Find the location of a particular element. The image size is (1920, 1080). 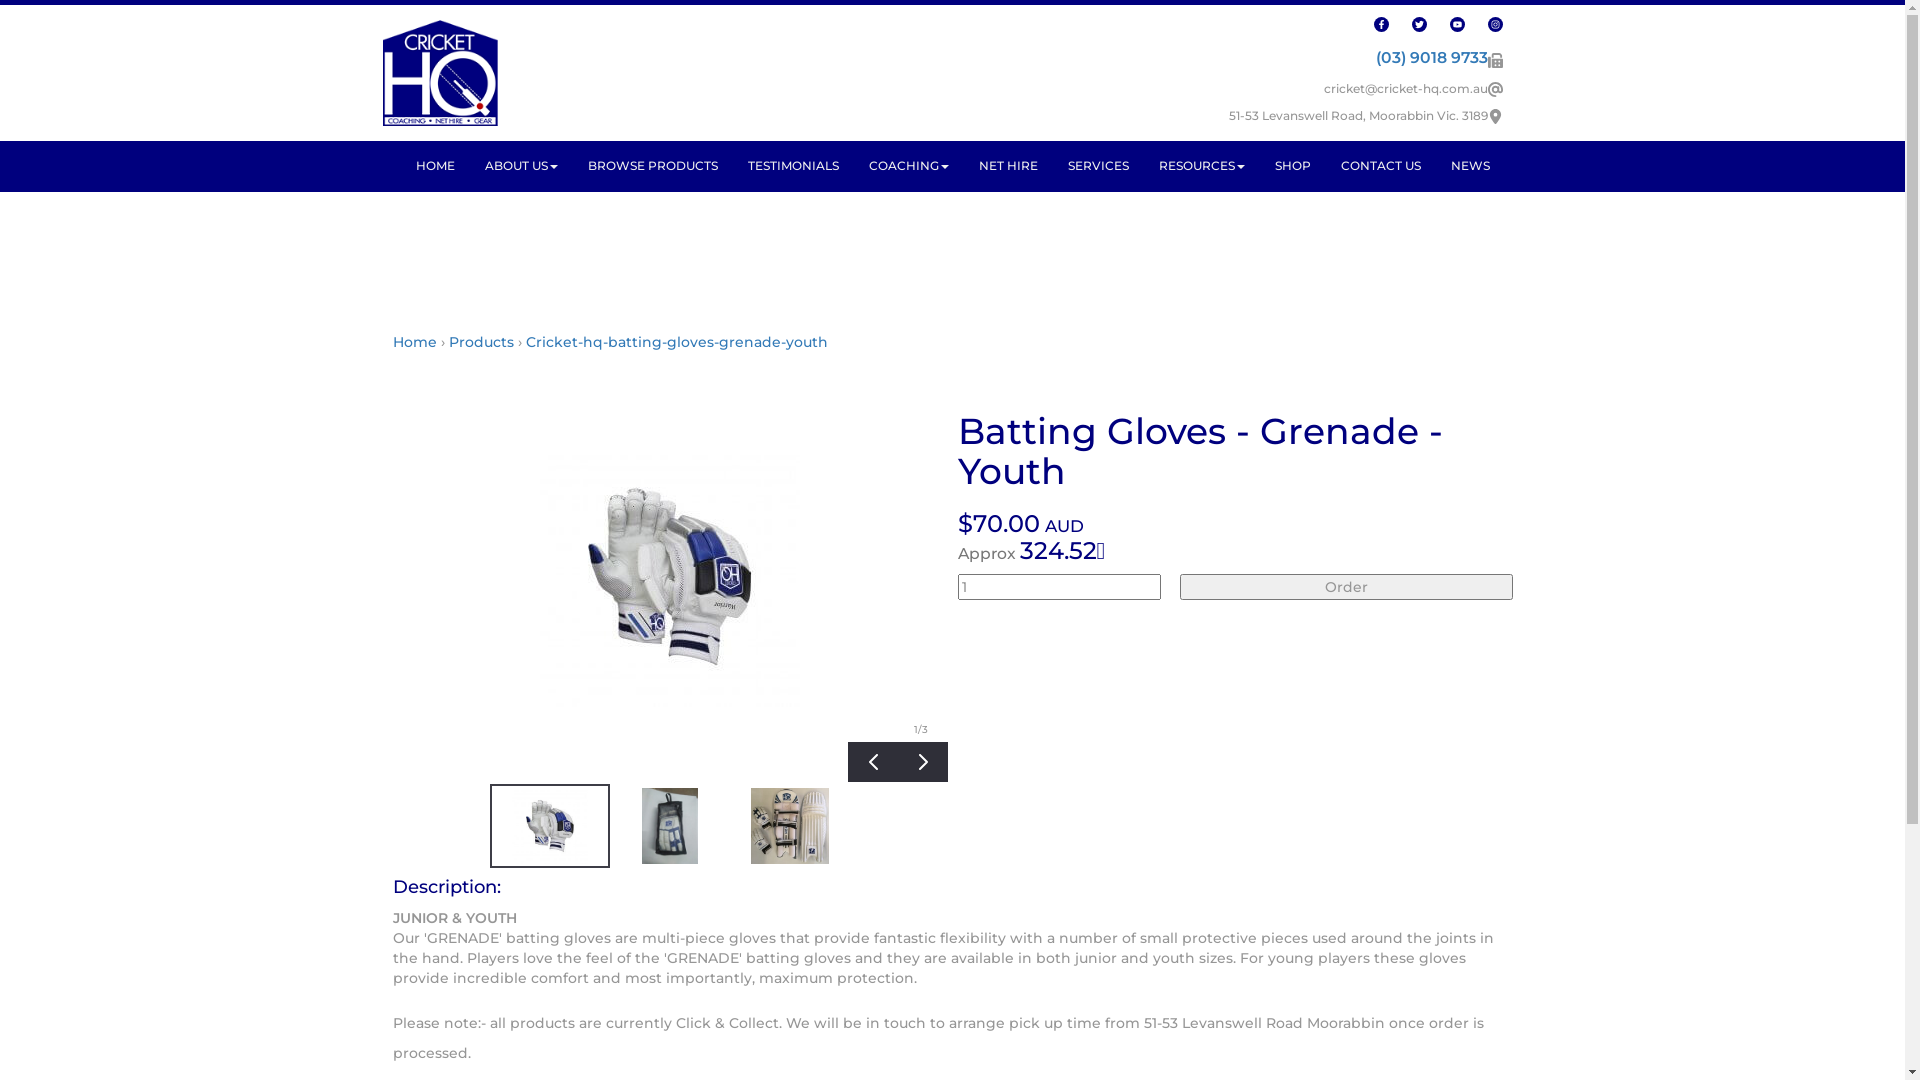

'SHOP' is located at coordinates (1292, 164).